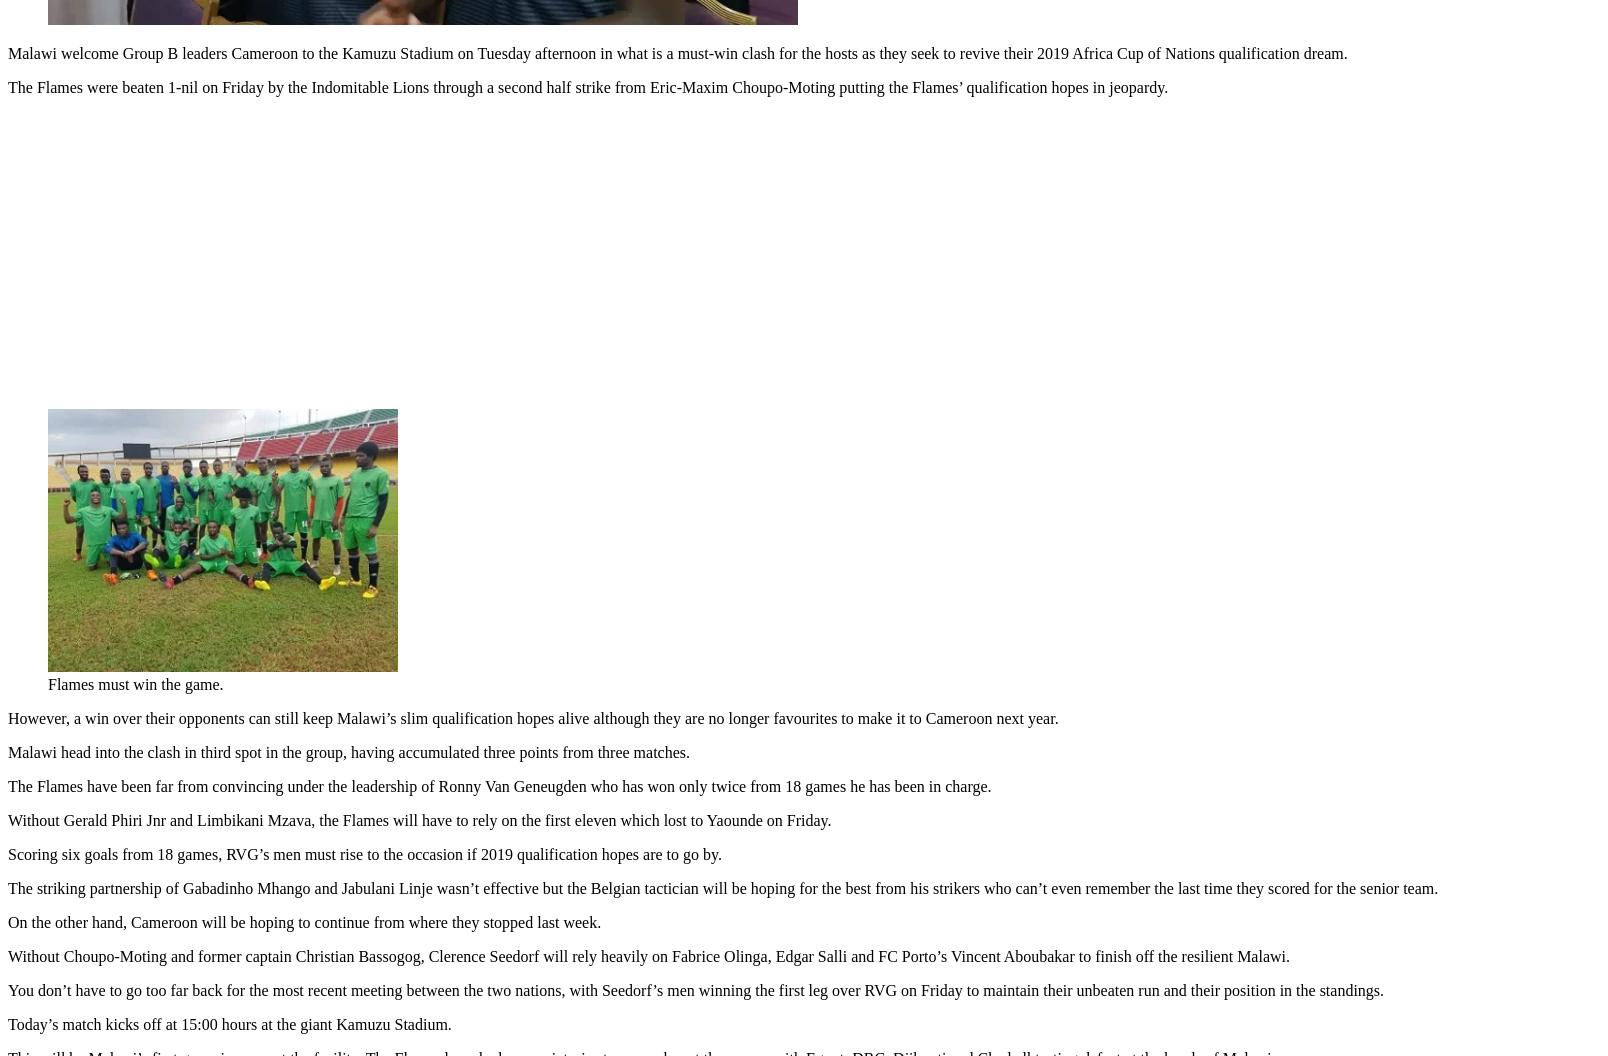 The width and height of the screenshot is (1608, 1056). I want to click on 'On the other hand, Cameroon will be hoping to continue from where they stopped last week.', so click(303, 917).